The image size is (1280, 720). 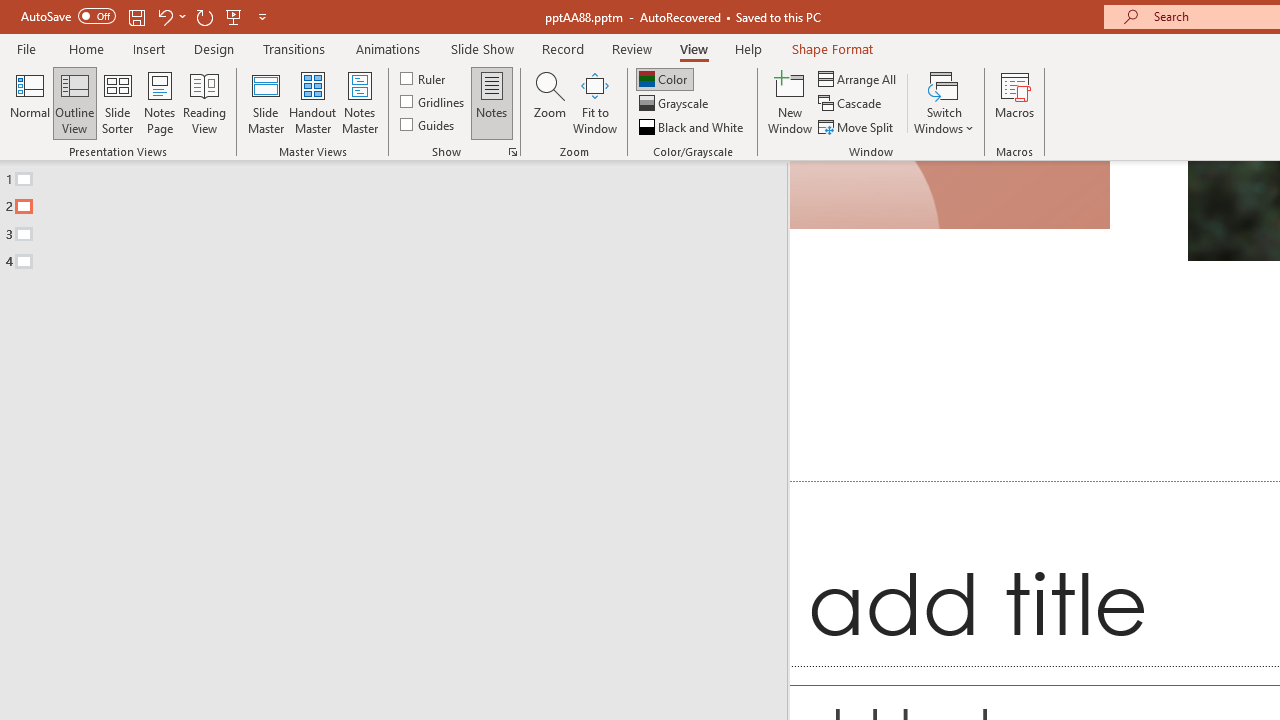 I want to click on 'Notes Master', so click(x=360, y=103).